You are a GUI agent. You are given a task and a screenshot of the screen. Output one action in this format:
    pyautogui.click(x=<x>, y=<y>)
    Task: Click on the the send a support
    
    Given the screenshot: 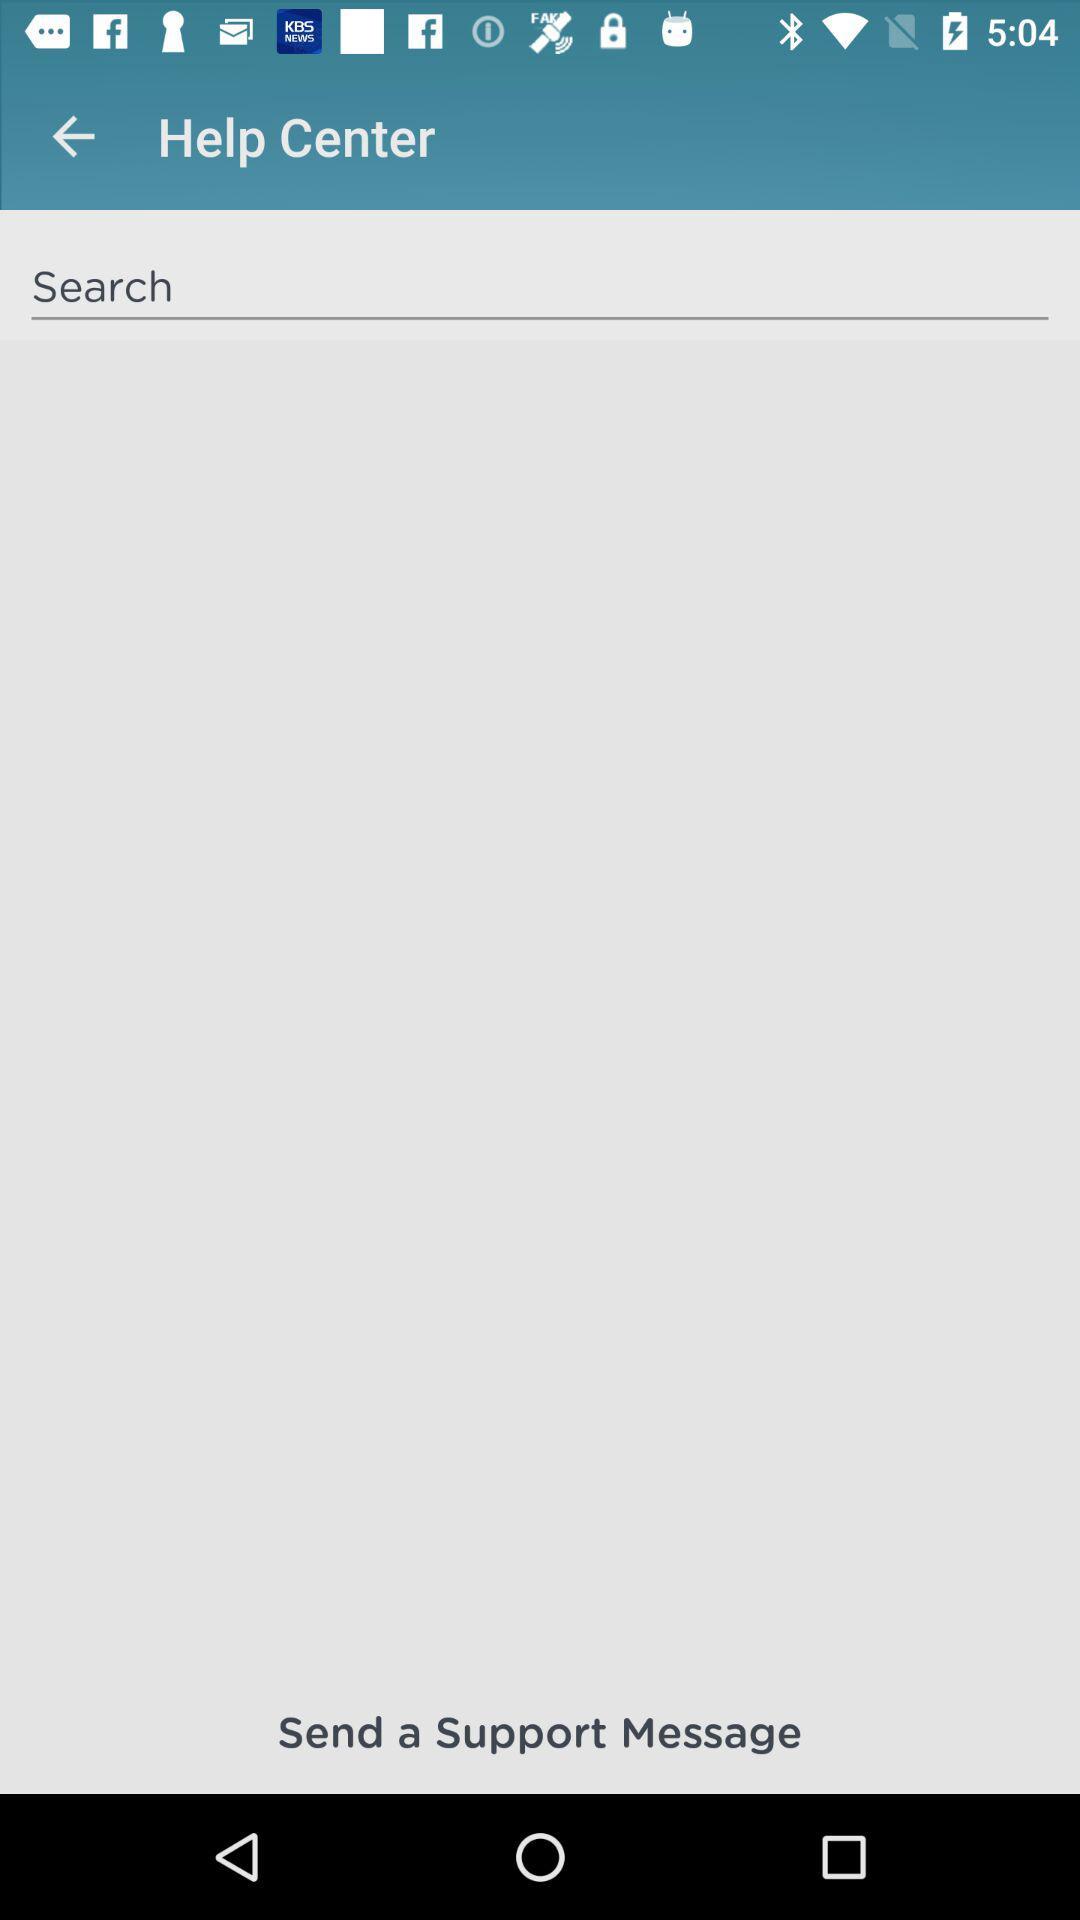 What is the action you would take?
    pyautogui.click(x=540, y=1730)
    